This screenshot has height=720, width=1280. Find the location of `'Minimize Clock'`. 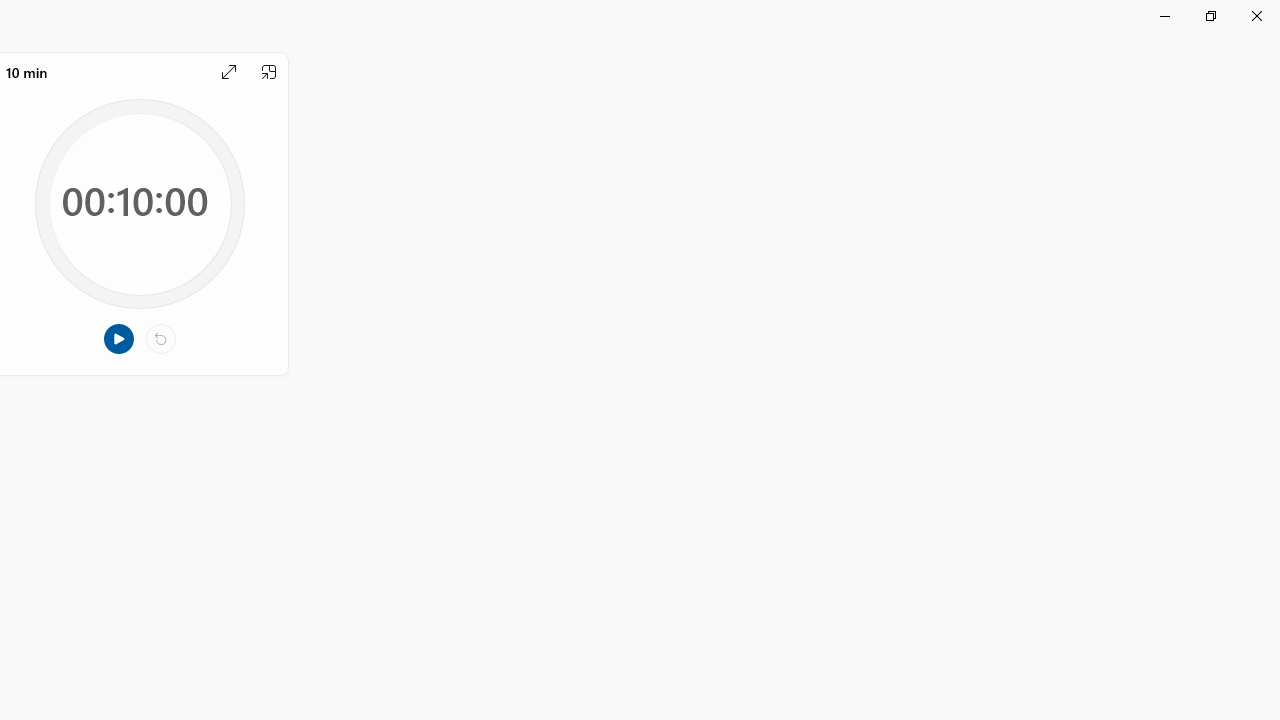

'Minimize Clock' is located at coordinates (1164, 15).